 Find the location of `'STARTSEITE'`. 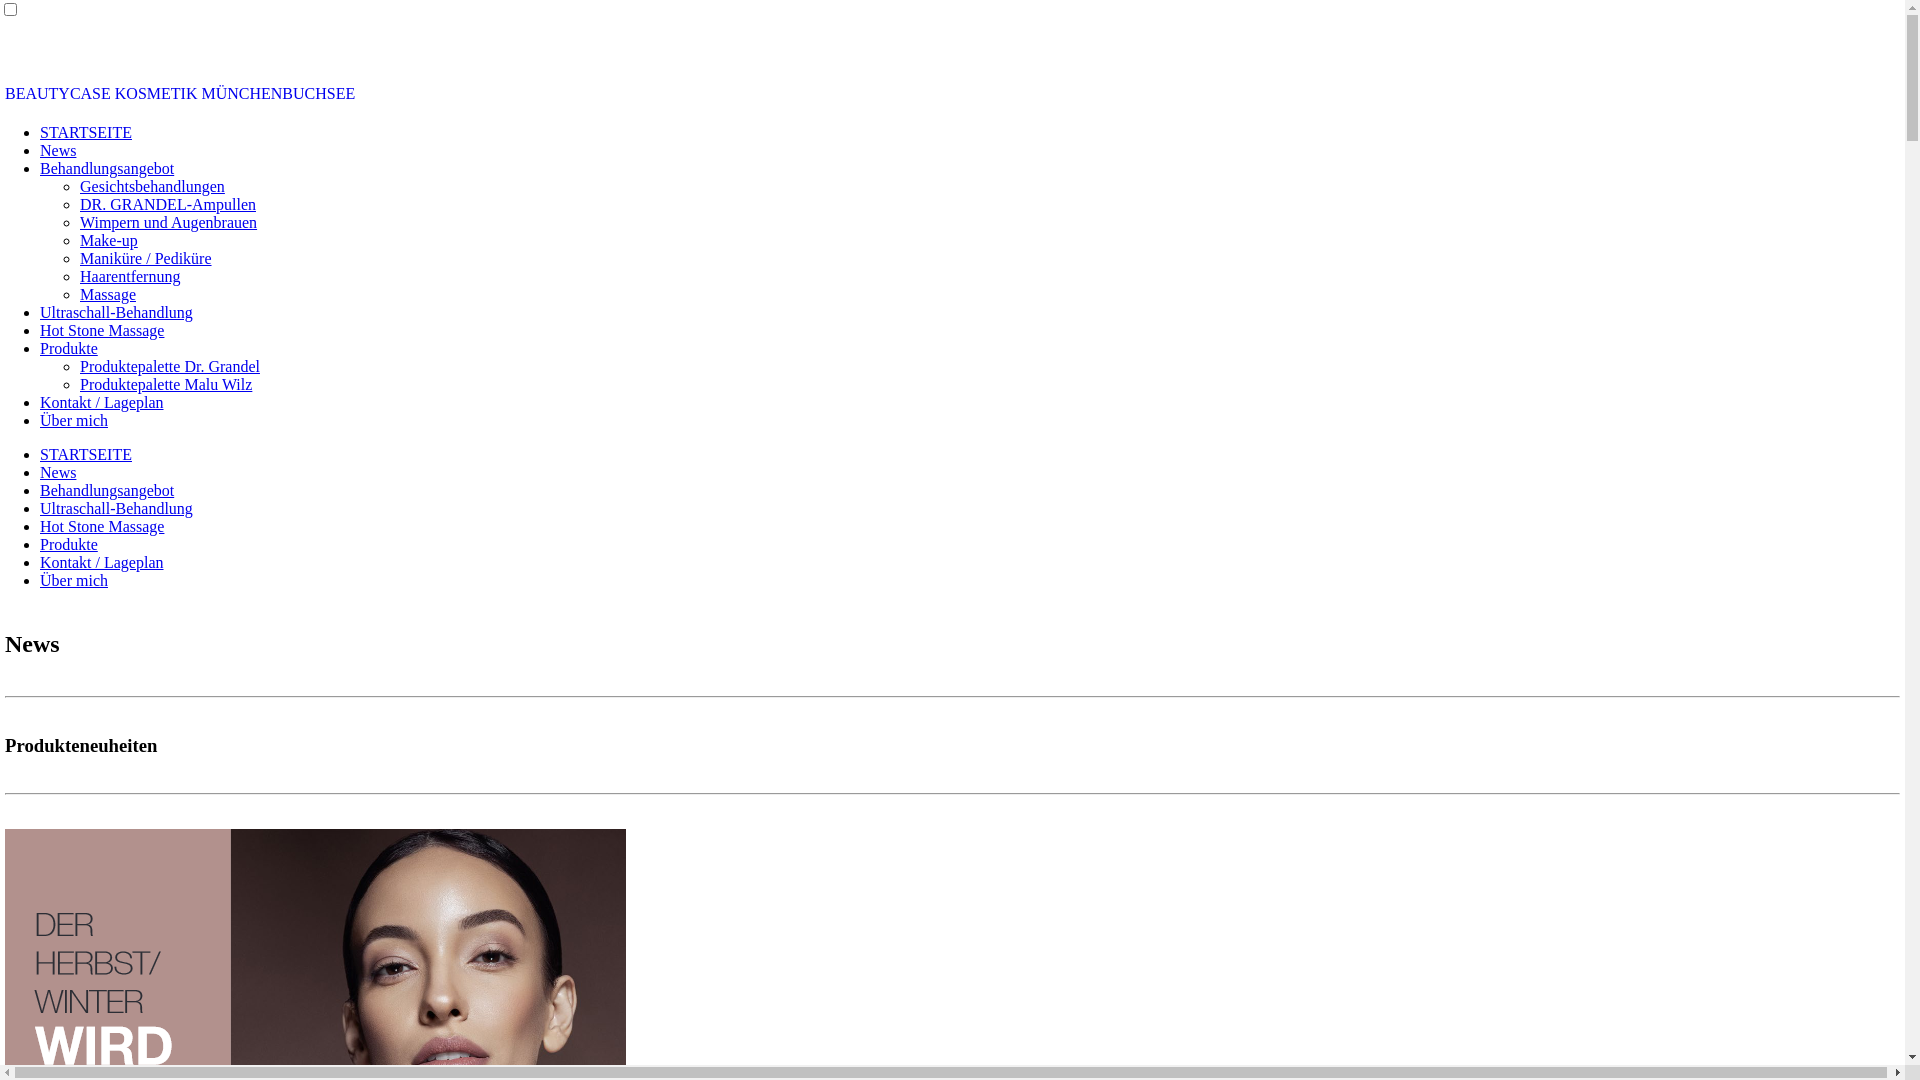

'STARTSEITE' is located at coordinates (85, 454).